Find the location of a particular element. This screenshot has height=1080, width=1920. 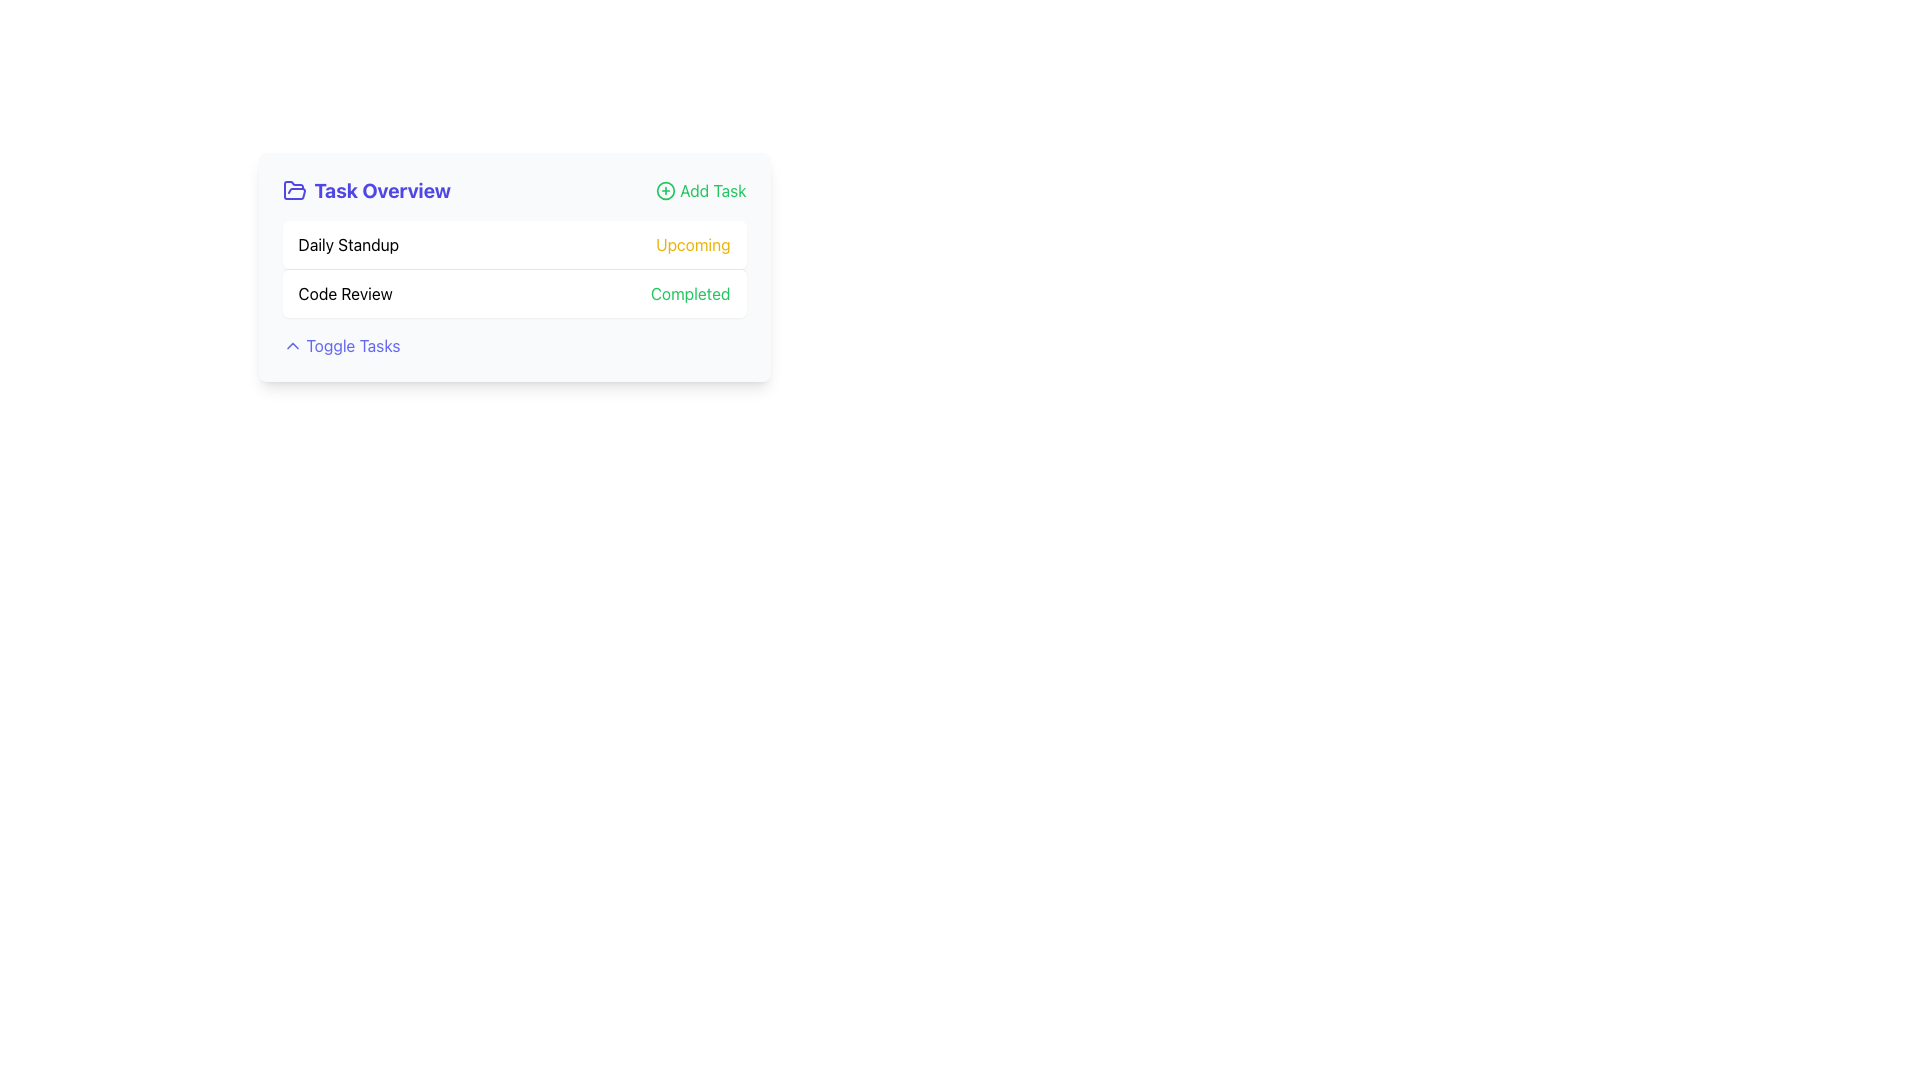

the interactive button for adding a new task located in the top-right corner of the 'Task Overview' section header is located at coordinates (701, 191).